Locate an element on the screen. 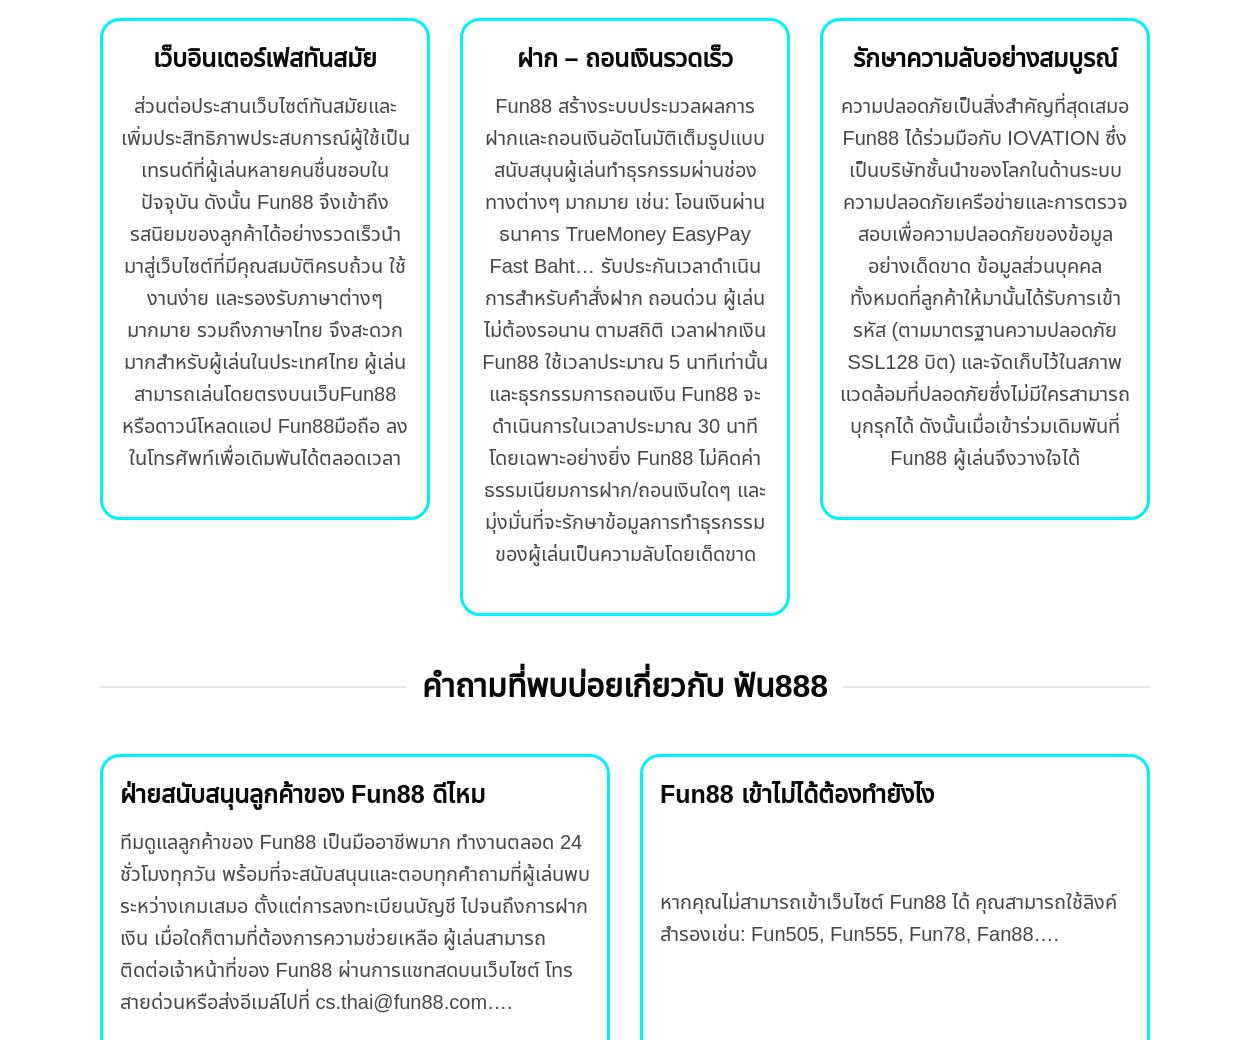  'cs.thai@fun88.com' is located at coordinates (400, 1002).